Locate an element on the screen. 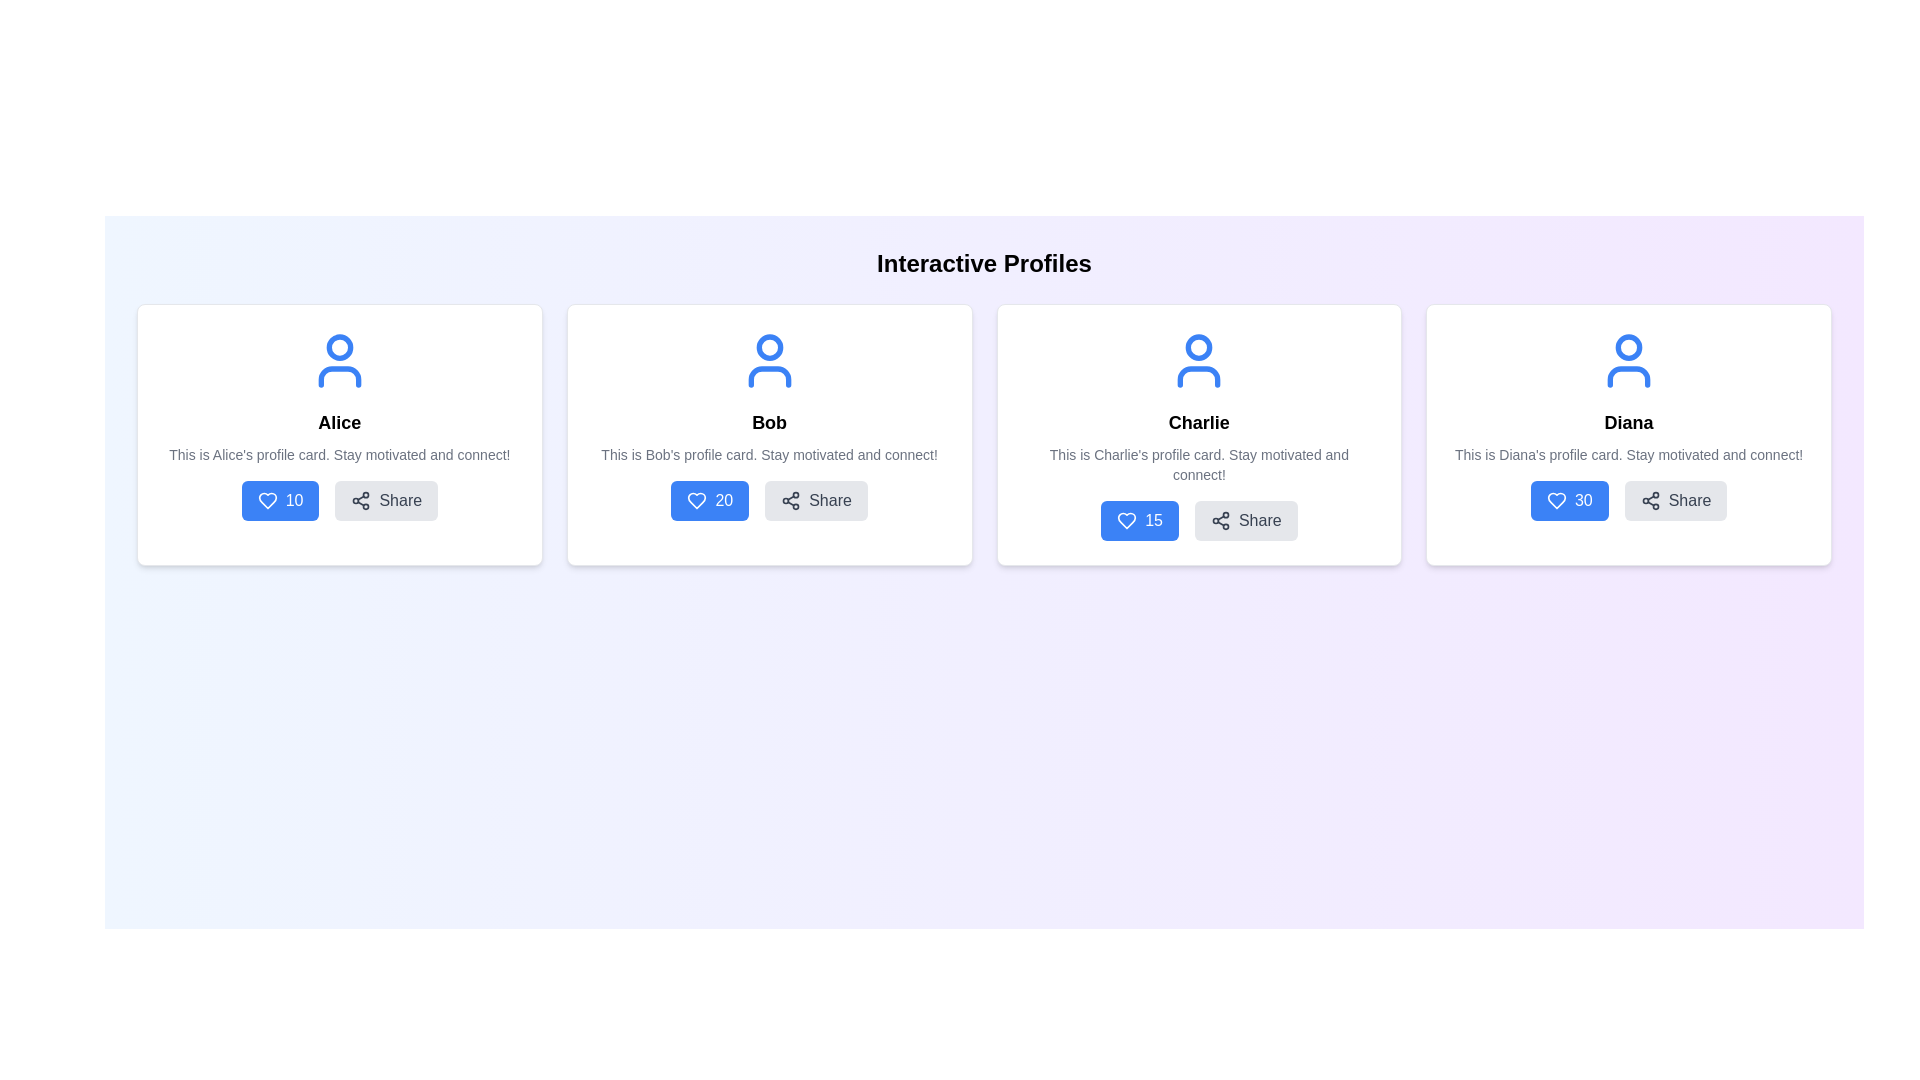  the avatar icon representing the user's profile labeled 'Diana' at the top-center of the profile card is located at coordinates (1629, 361).